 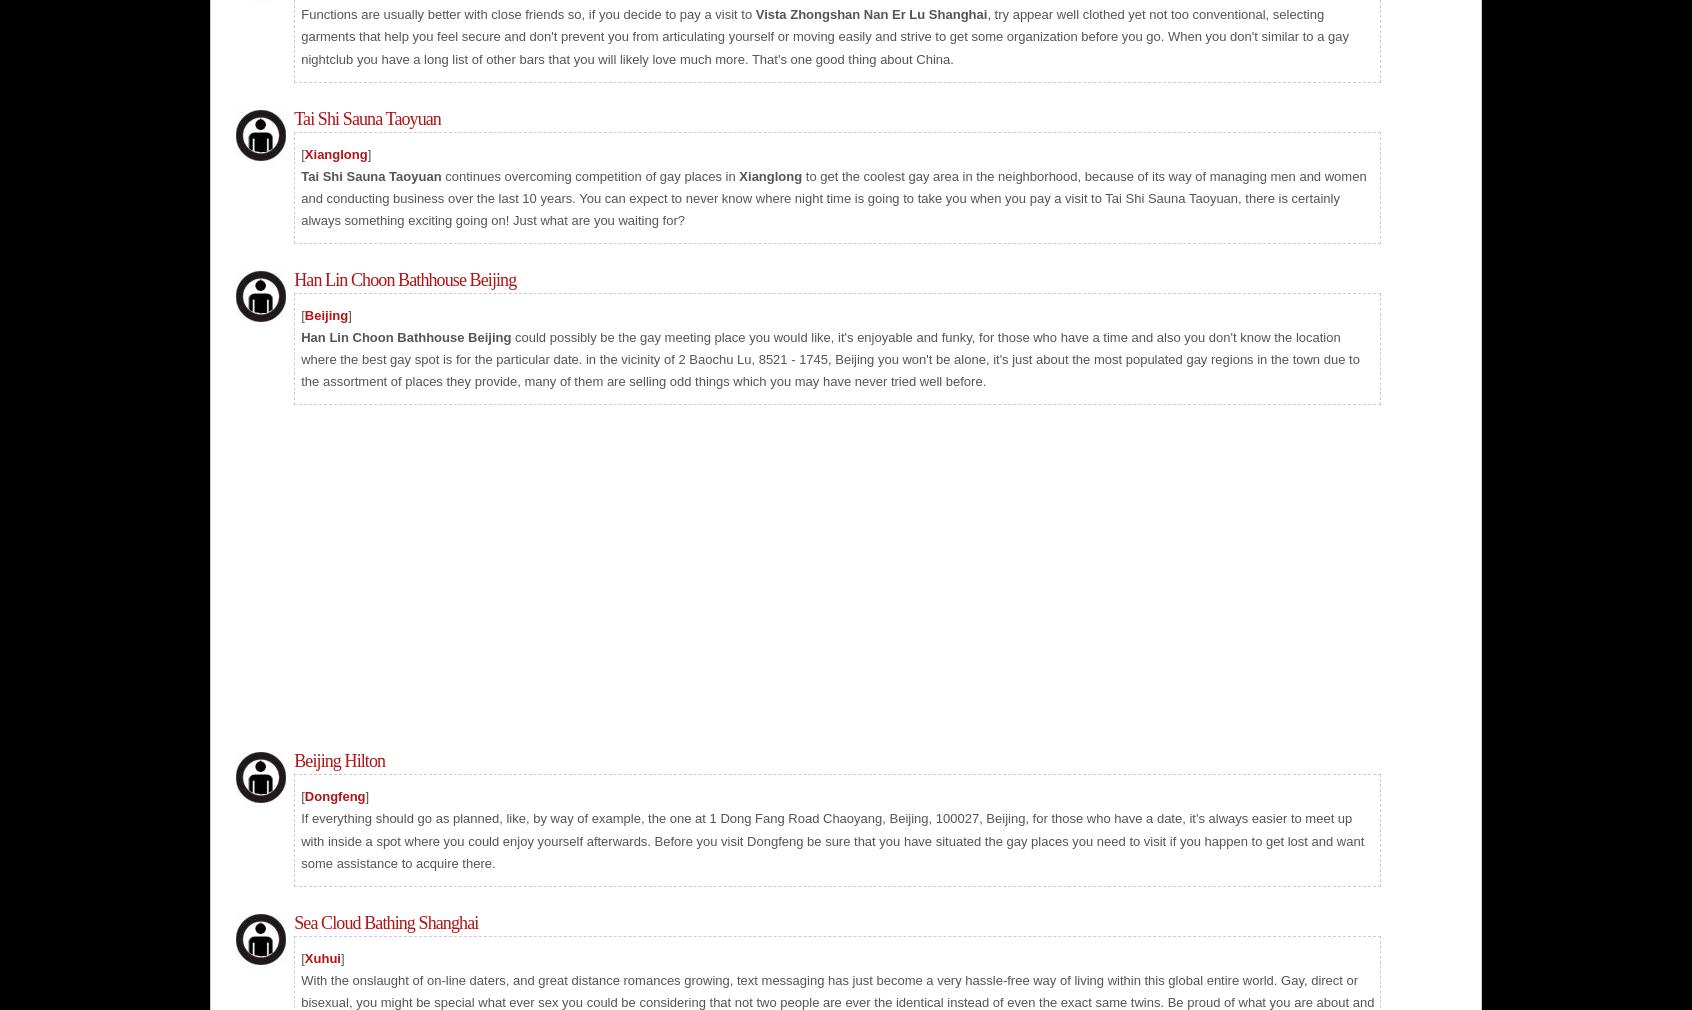 What do you see at coordinates (338, 761) in the screenshot?
I see `'Beijing Hilton'` at bounding box center [338, 761].